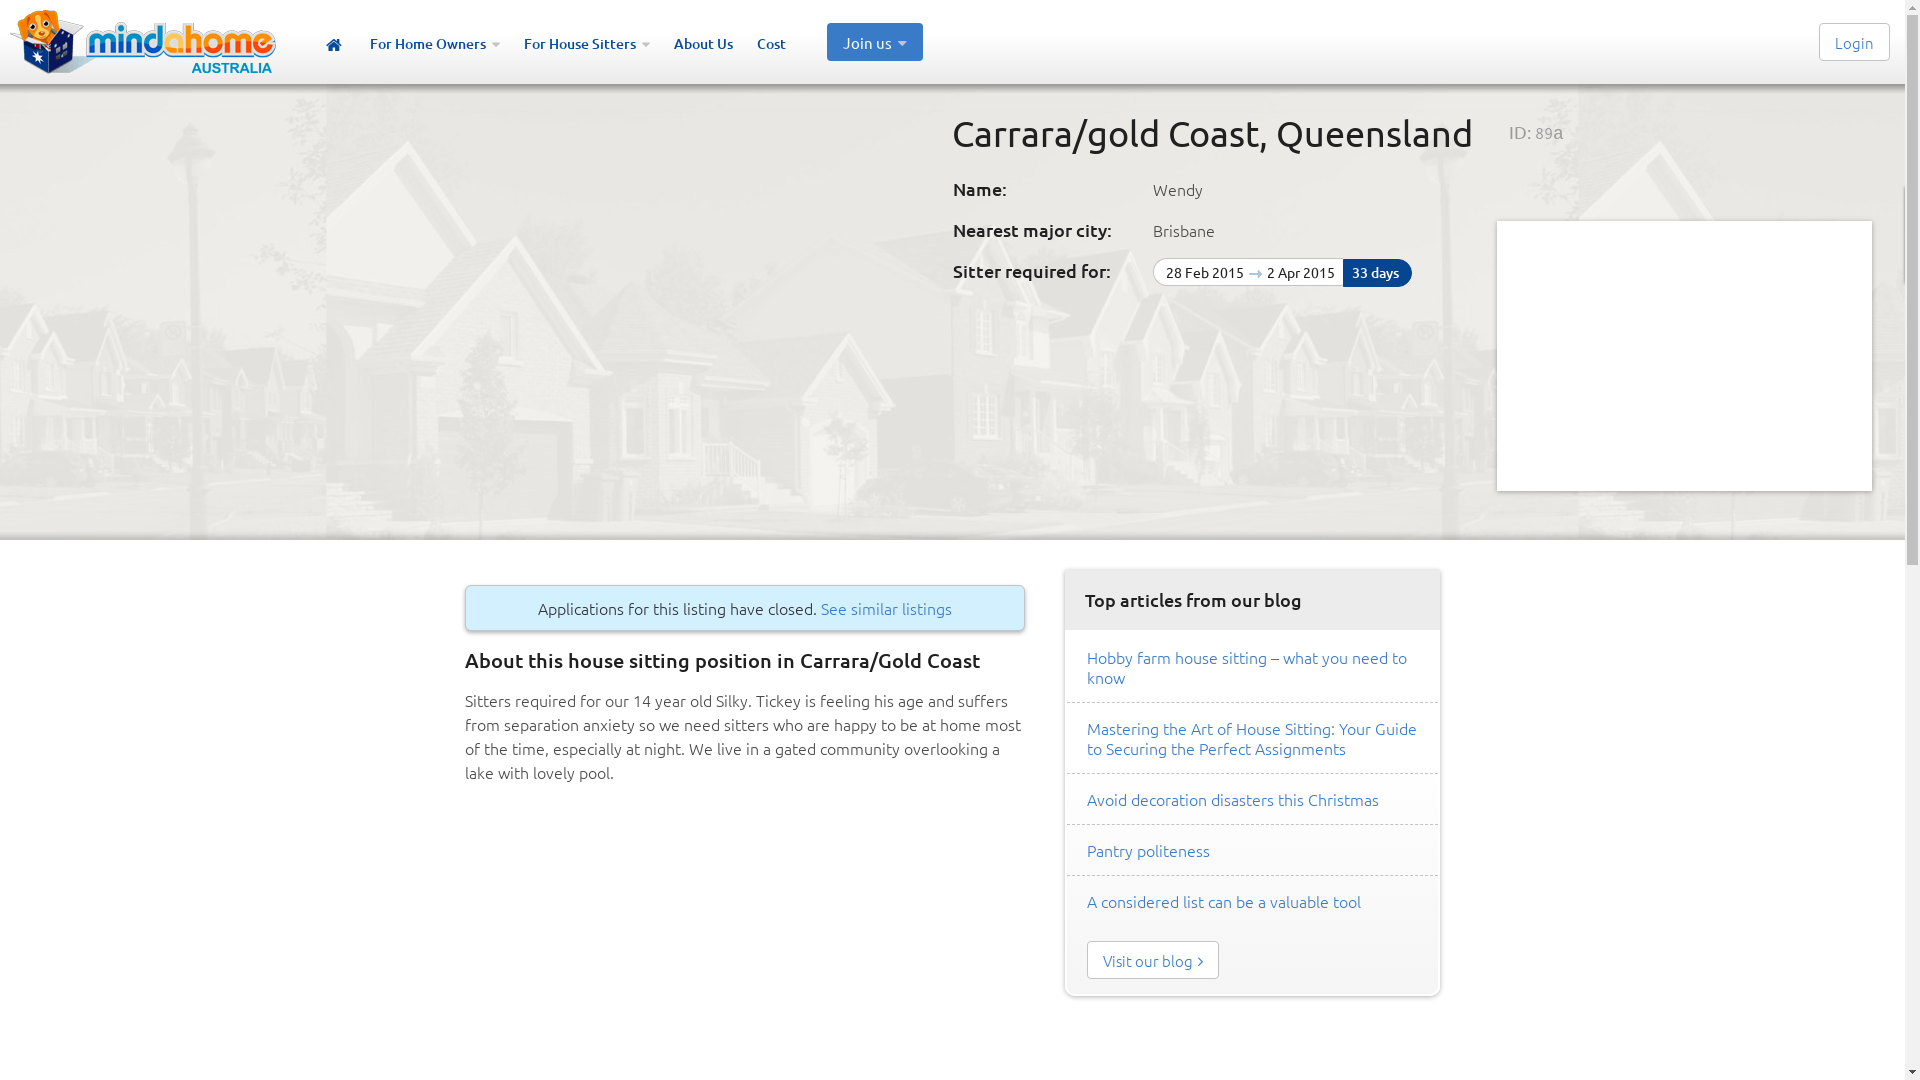 The image size is (1920, 1080). Describe the element at coordinates (522, 45) in the screenshot. I see `'For House Sitters'` at that location.